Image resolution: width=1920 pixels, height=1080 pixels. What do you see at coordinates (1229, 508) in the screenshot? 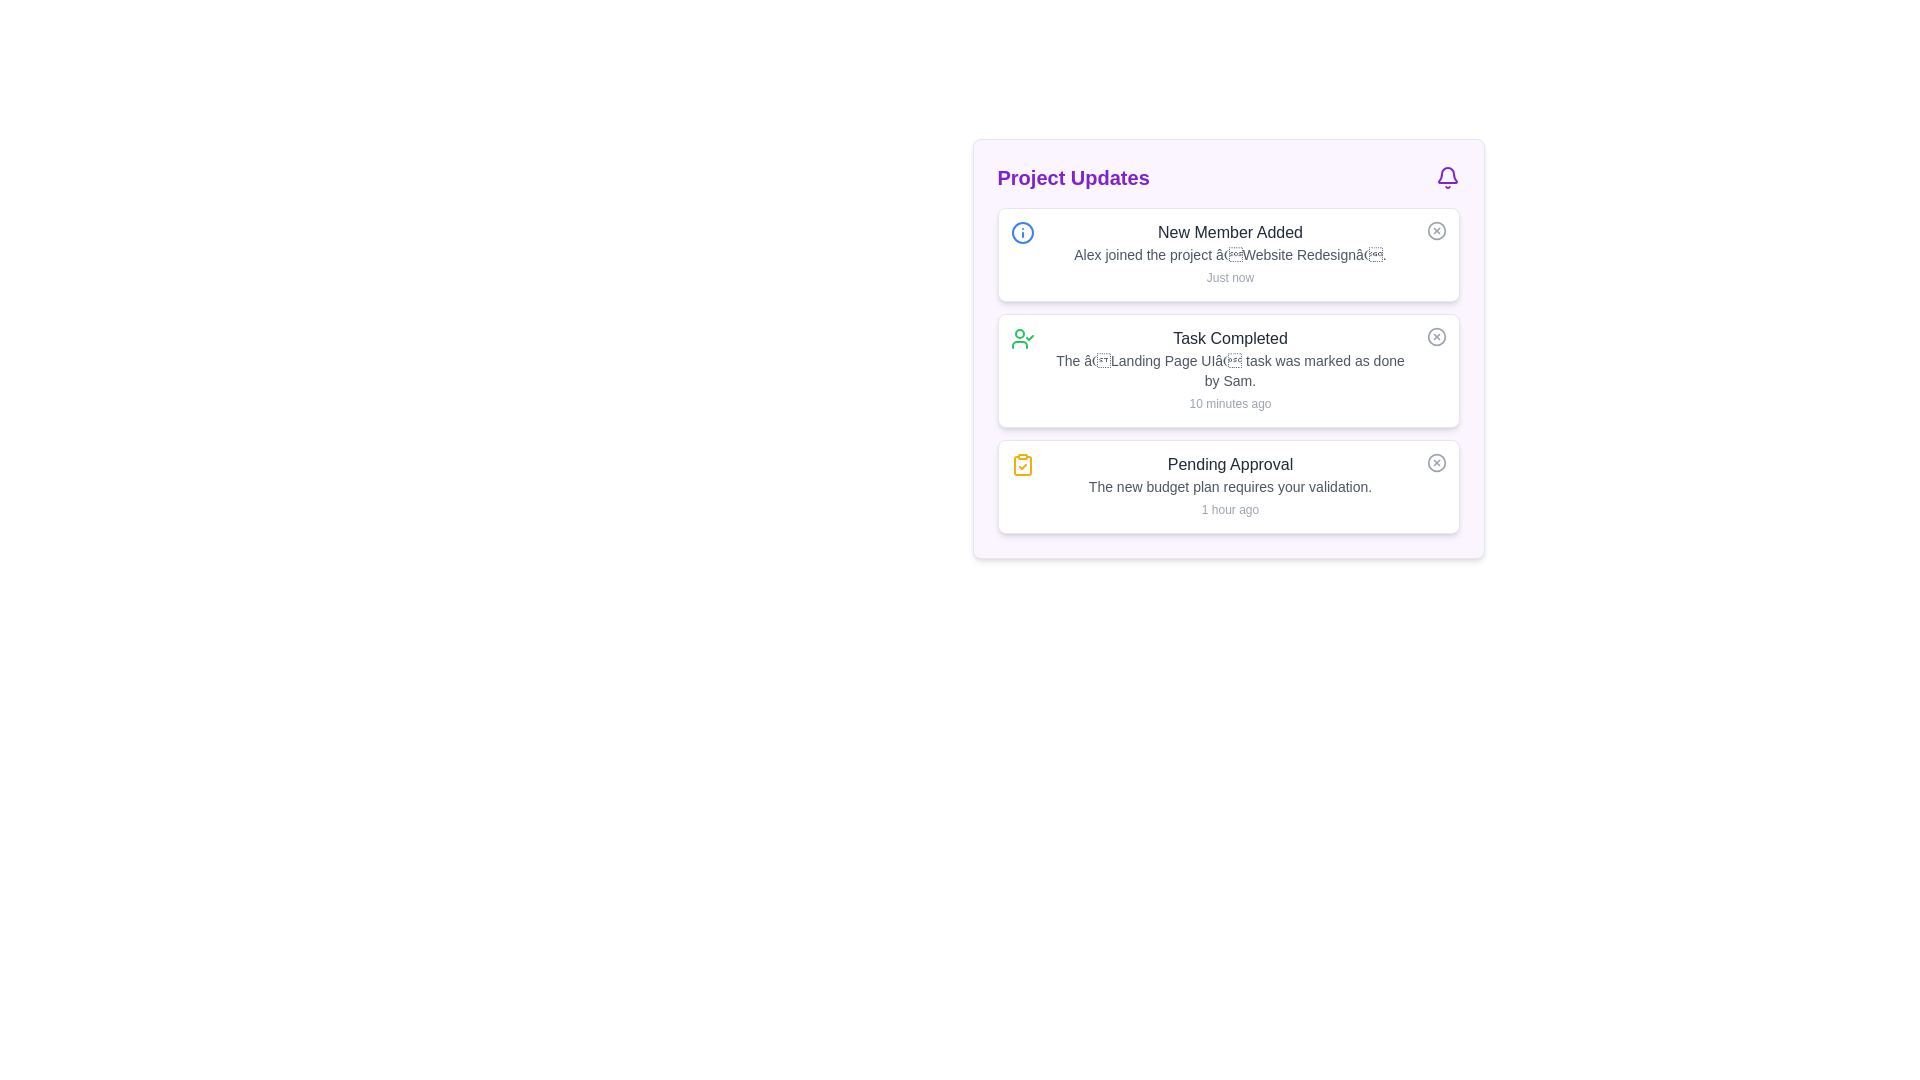
I see `the text label that displays a relative timestamp located at the bottom of the 'Pending Approval' notification card` at bounding box center [1229, 508].